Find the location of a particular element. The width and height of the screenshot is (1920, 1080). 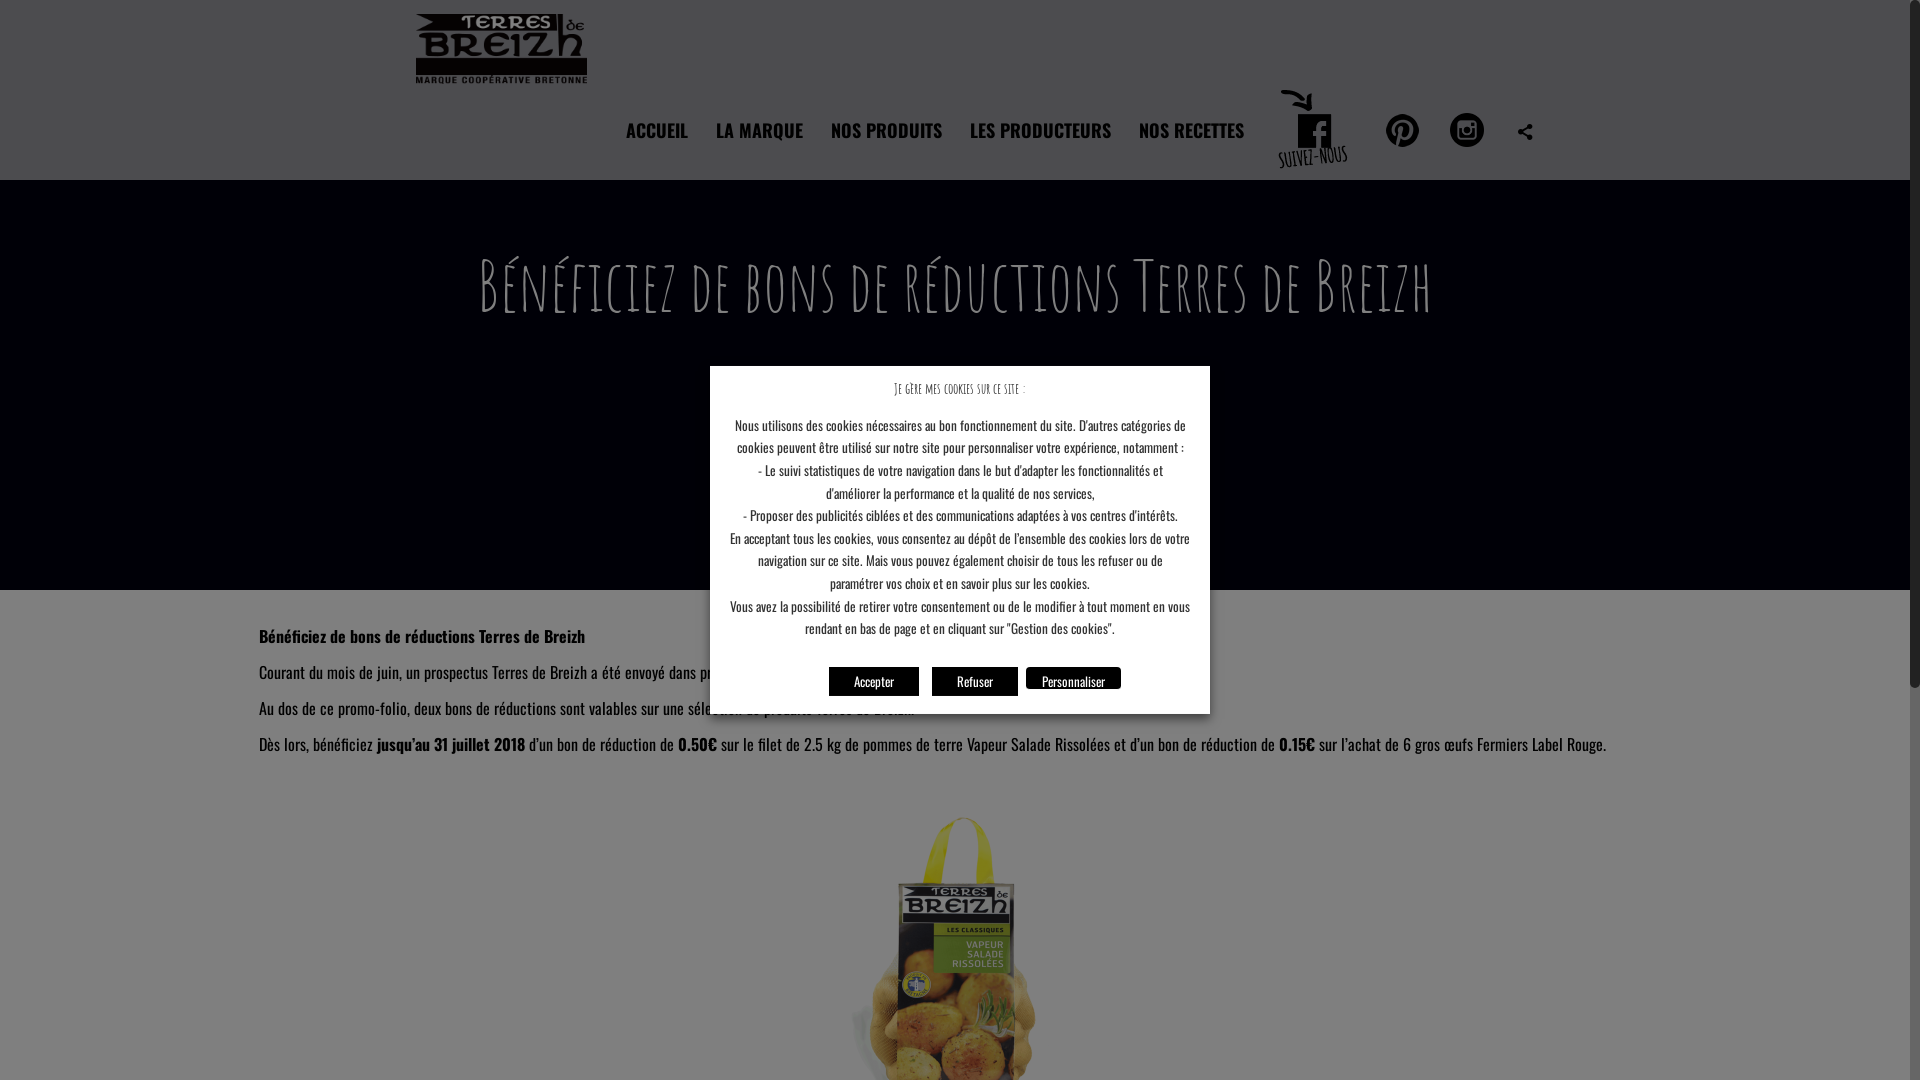

'NOS RECETTES' is located at coordinates (1191, 130).